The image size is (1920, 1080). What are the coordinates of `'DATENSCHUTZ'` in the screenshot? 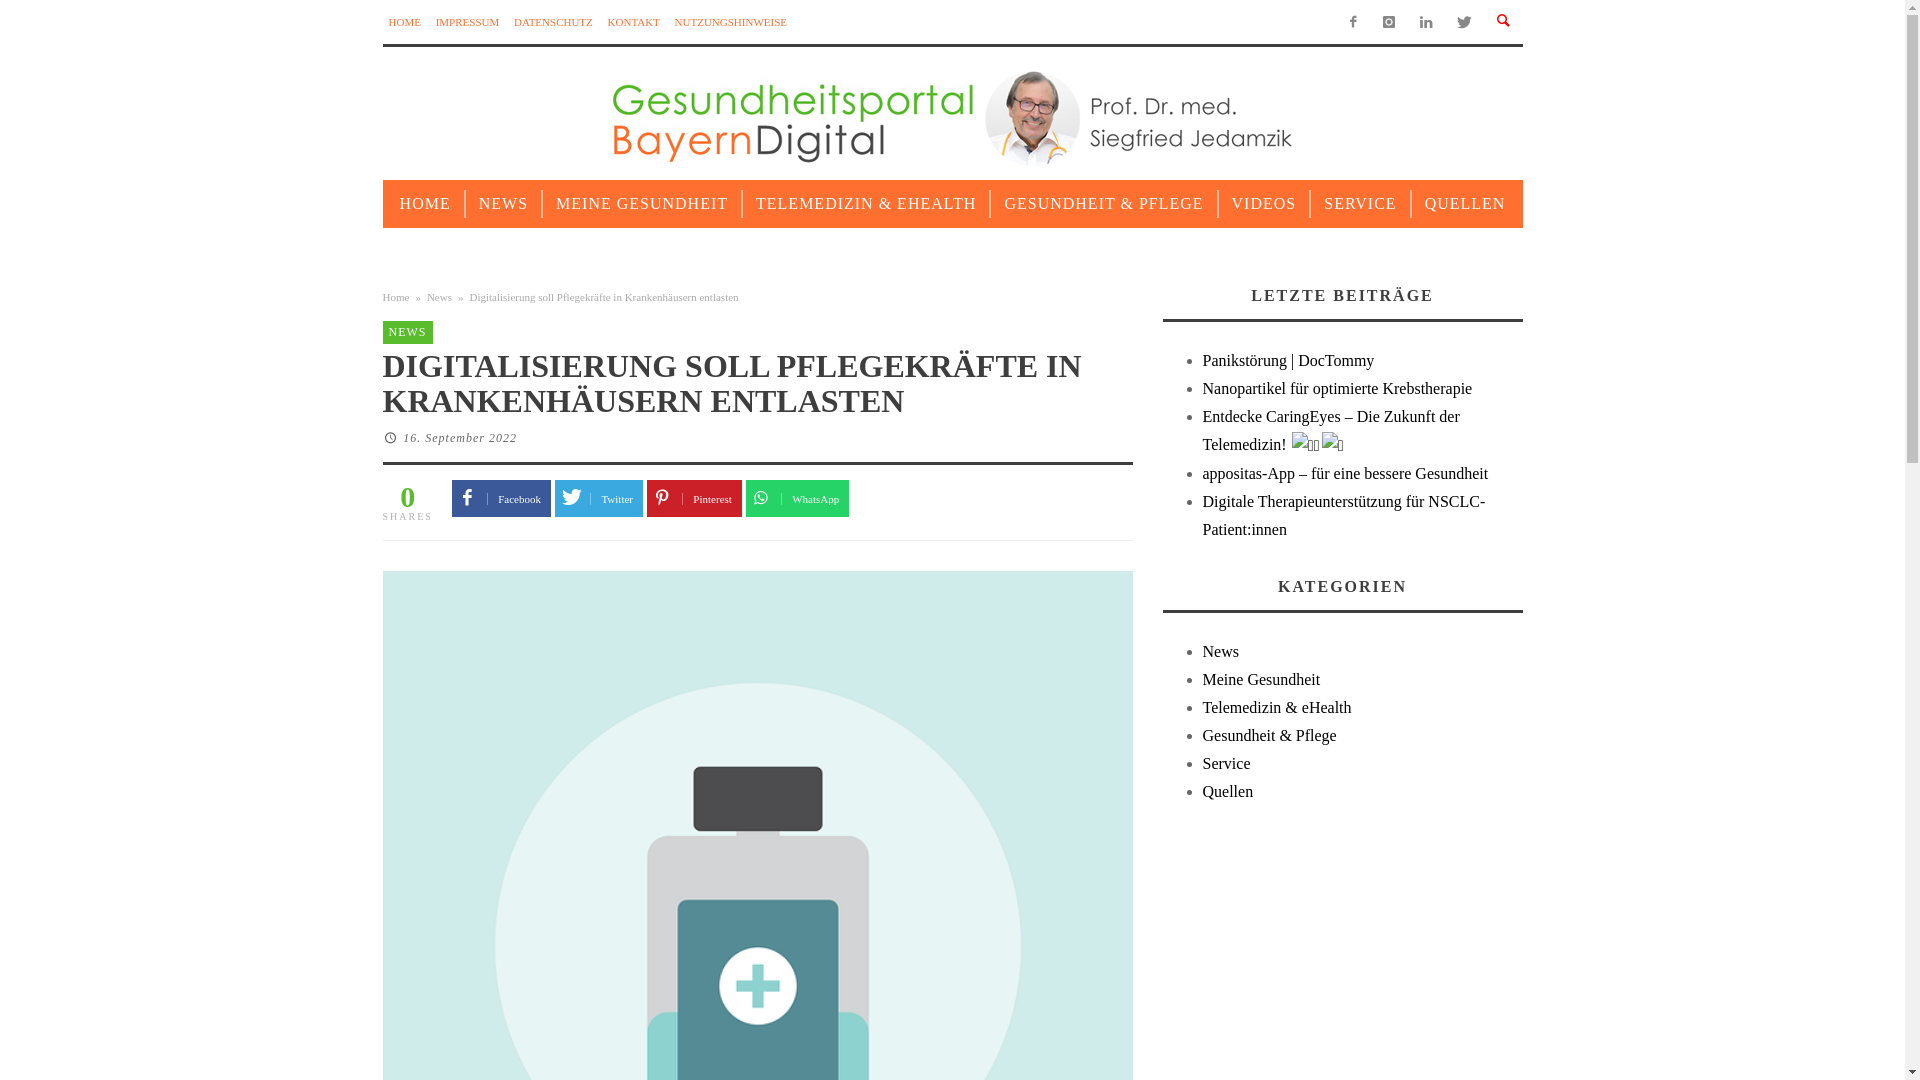 It's located at (553, 22).